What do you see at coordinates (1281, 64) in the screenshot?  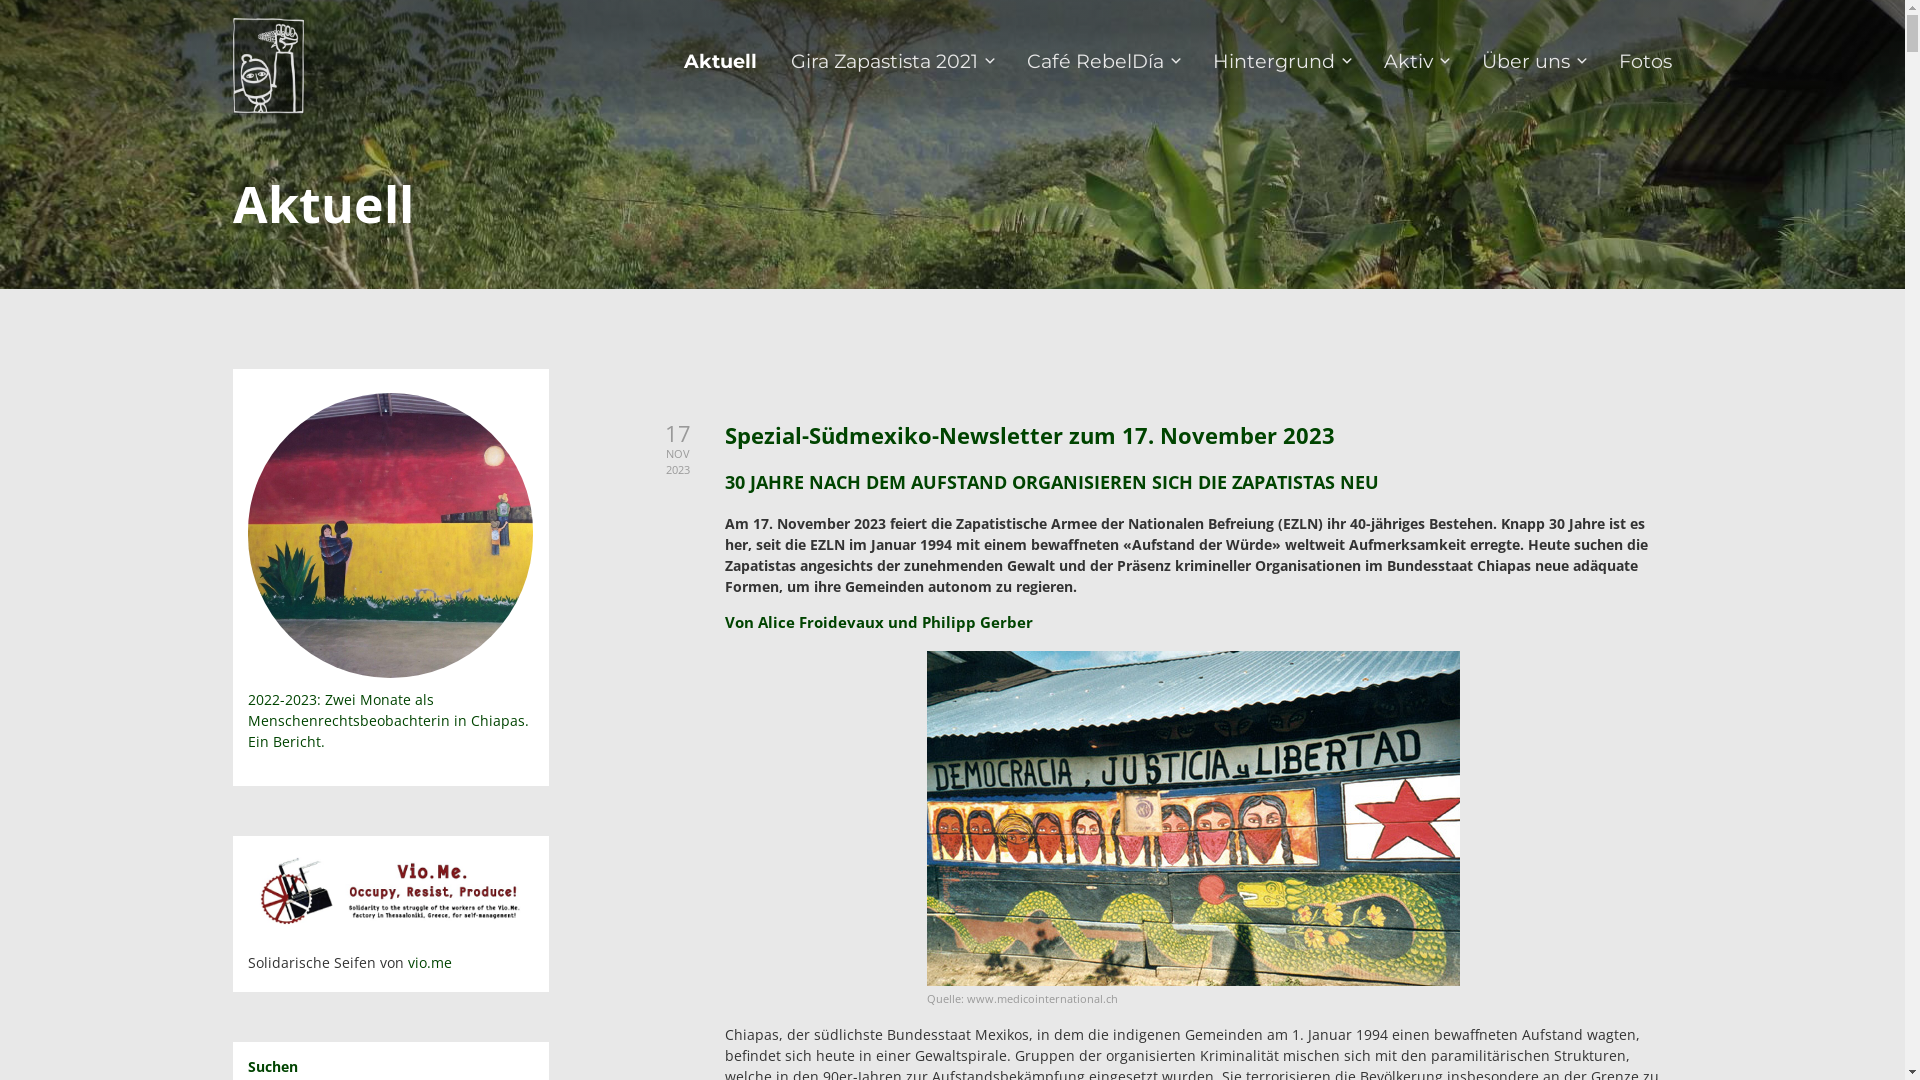 I see `'Hintergrund'` at bounding box center [1281, 64].